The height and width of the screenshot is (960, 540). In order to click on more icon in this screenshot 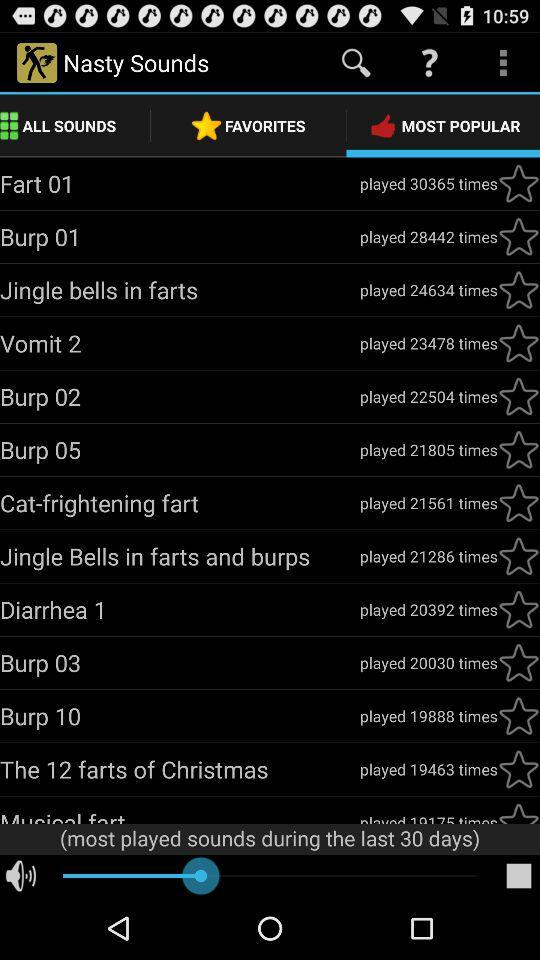, I will do `click(502, 63)`.